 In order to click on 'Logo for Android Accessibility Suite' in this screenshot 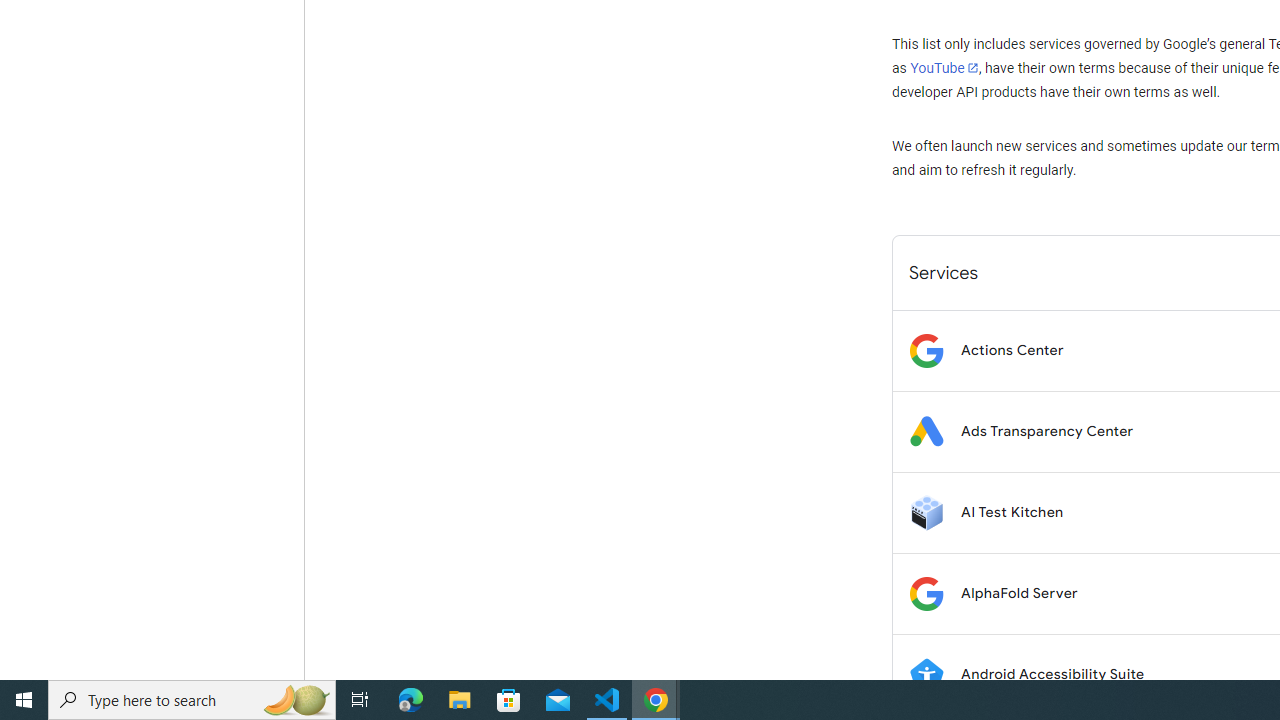, I will do `click(925, 674)`.